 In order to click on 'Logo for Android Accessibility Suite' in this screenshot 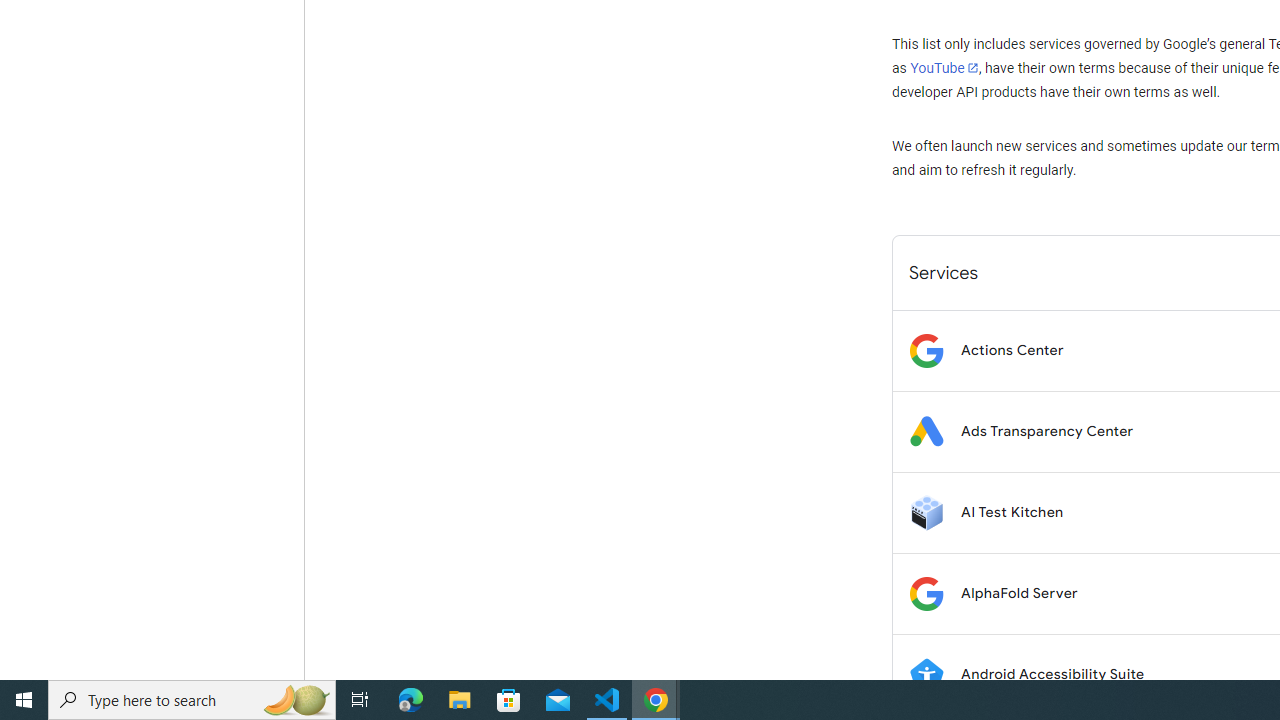, I will do `click(925, 674)`.